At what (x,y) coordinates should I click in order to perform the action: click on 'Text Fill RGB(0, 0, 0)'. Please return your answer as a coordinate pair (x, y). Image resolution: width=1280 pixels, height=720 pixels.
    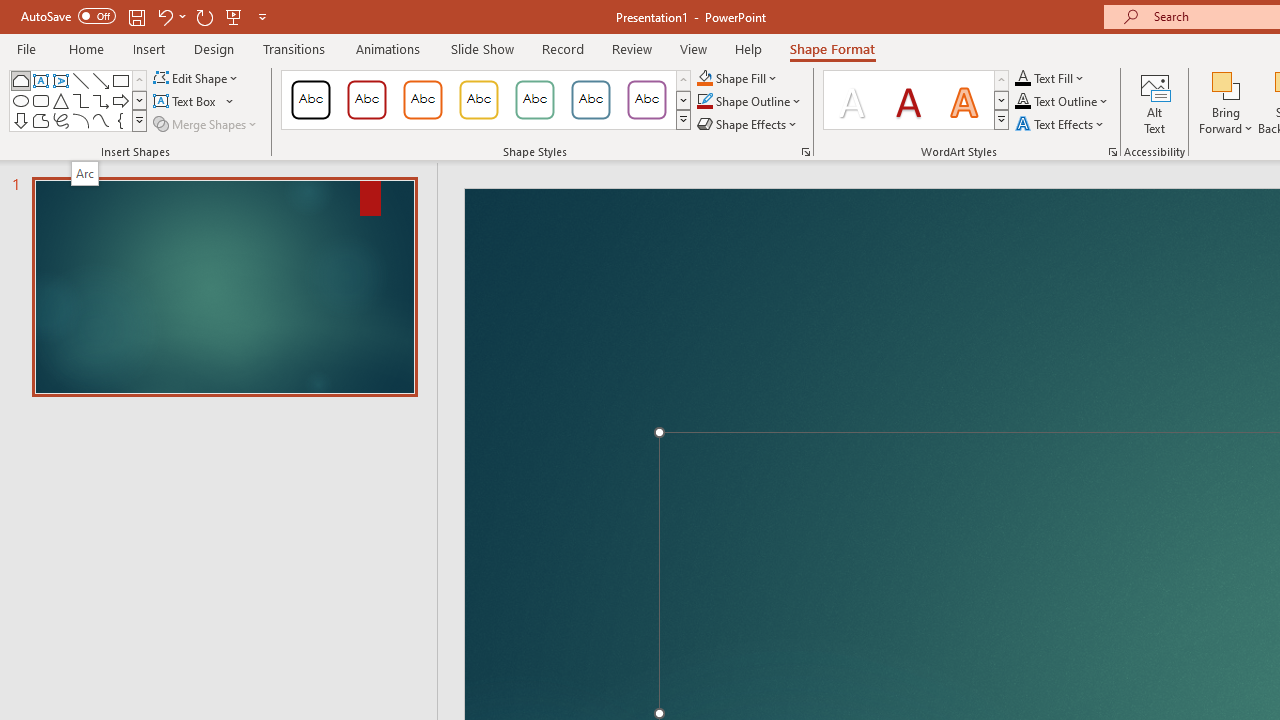
    Looking at the image, I should click on (1023, 77).